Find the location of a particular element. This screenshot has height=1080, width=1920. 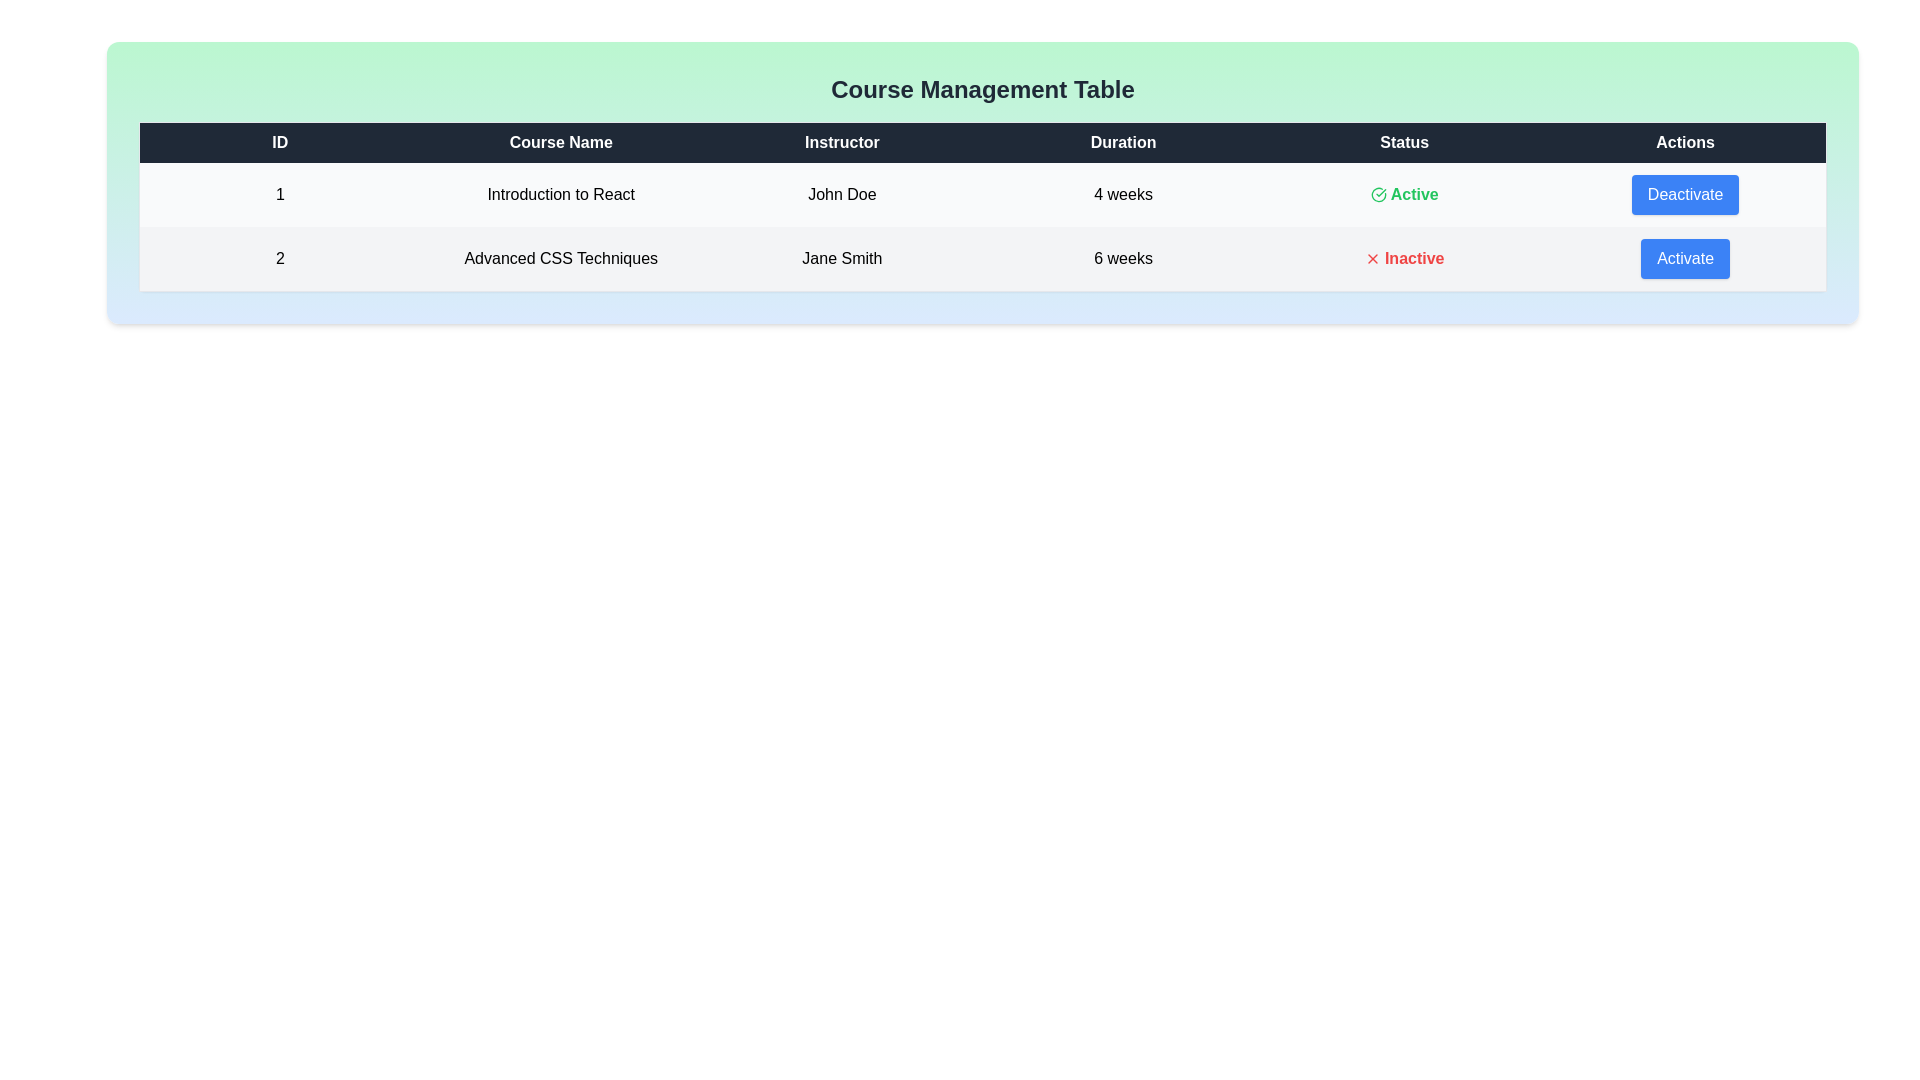

the blue 'Deactivate' button in the Actions column of the course management table is located at coordinates (1684, 195).